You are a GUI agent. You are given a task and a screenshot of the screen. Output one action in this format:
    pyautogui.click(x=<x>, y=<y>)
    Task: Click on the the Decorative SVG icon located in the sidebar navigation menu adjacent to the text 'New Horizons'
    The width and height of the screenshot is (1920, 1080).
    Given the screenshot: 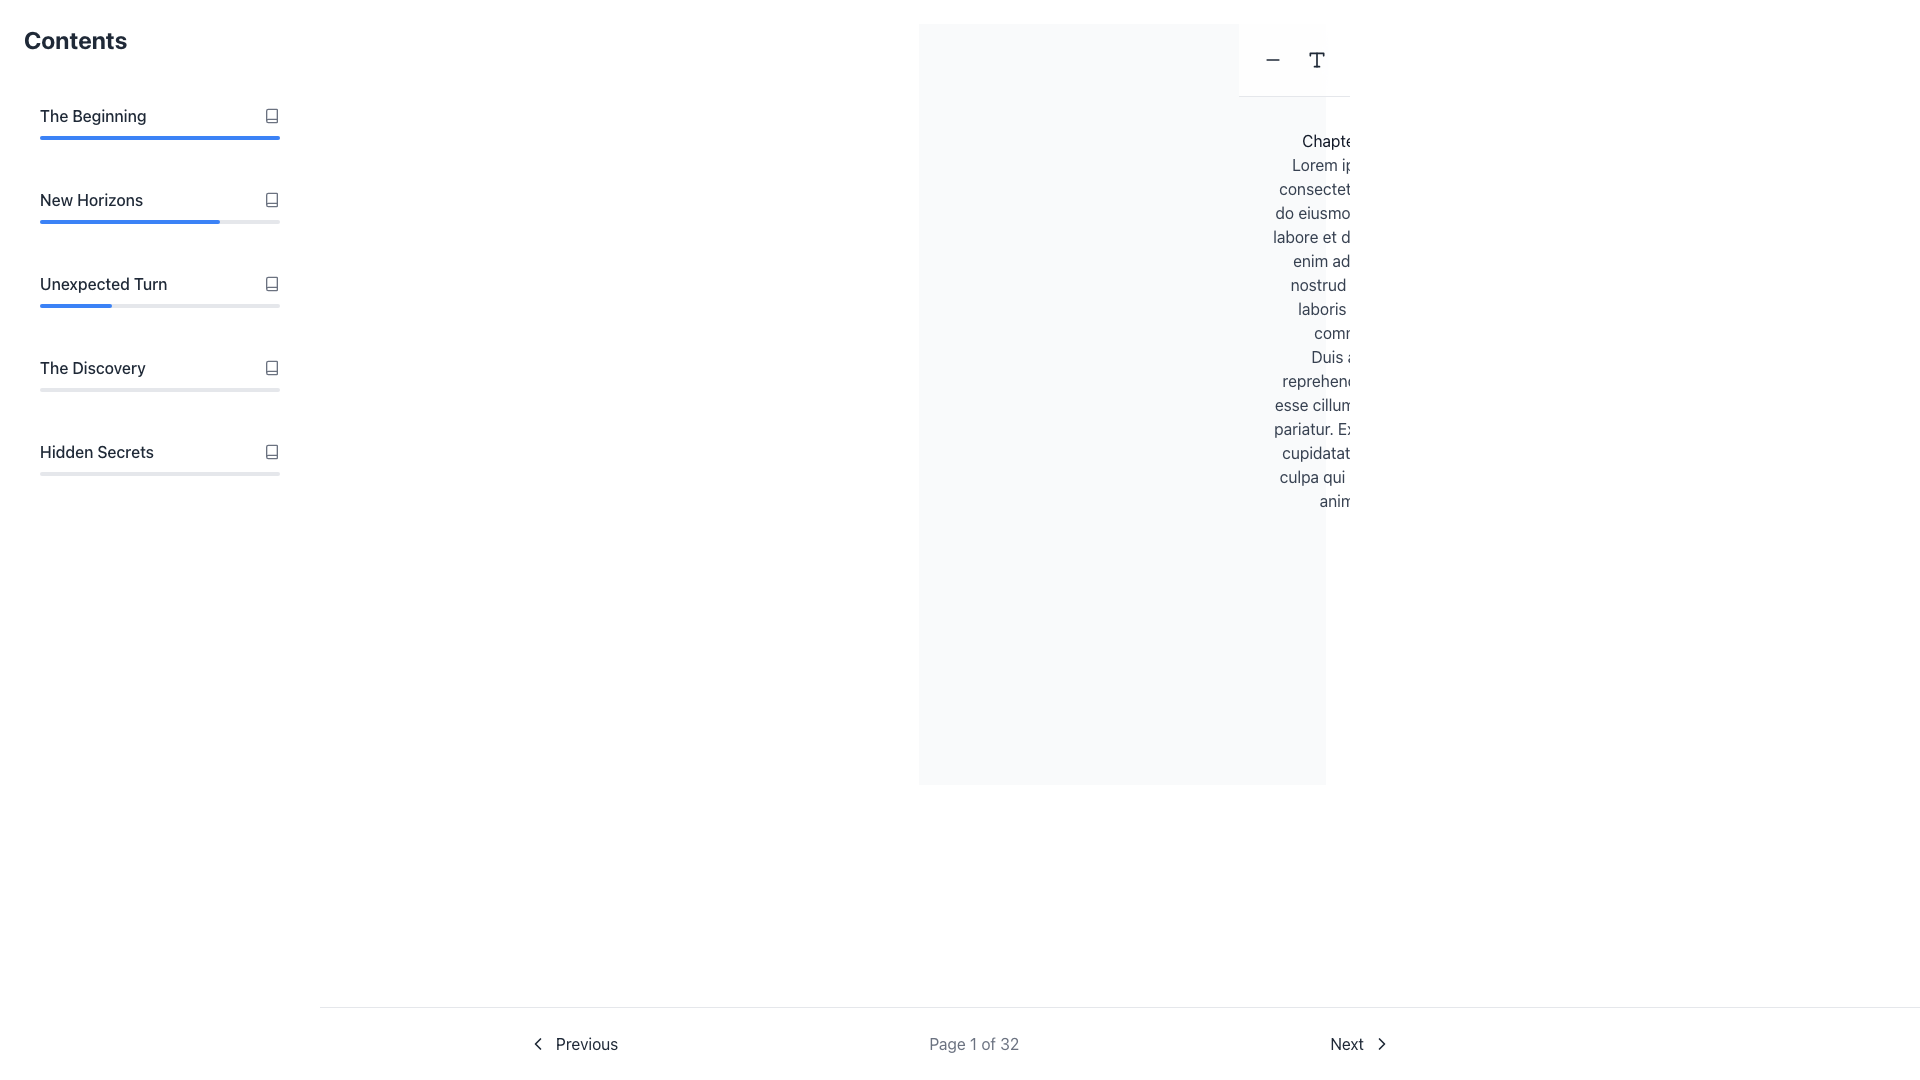 What is the action you would take?
    pyautogui.click(x=271, y=200)
    